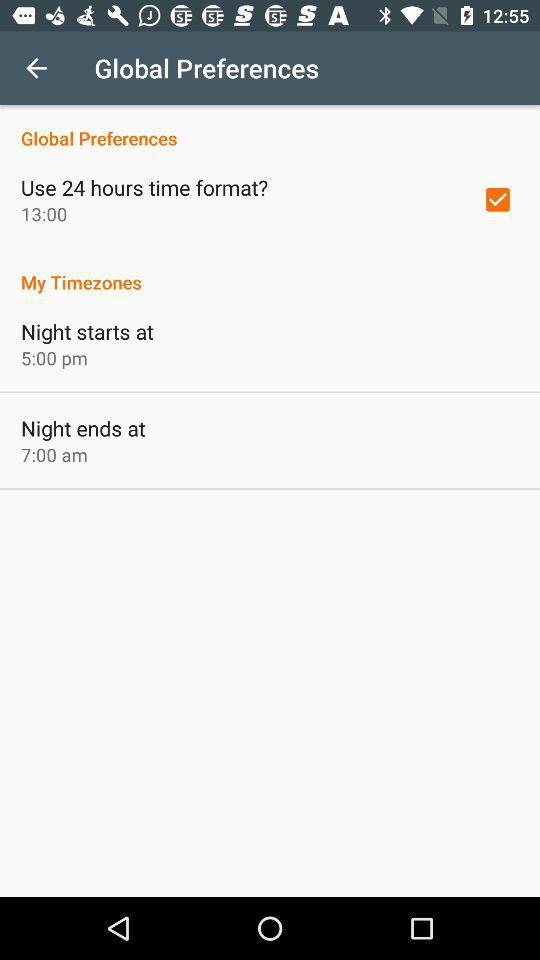  What do you see at coordinates (496, 199) in the screenshot?
I see `the item next to use 24 hours item` at bounding box center [496, 199].